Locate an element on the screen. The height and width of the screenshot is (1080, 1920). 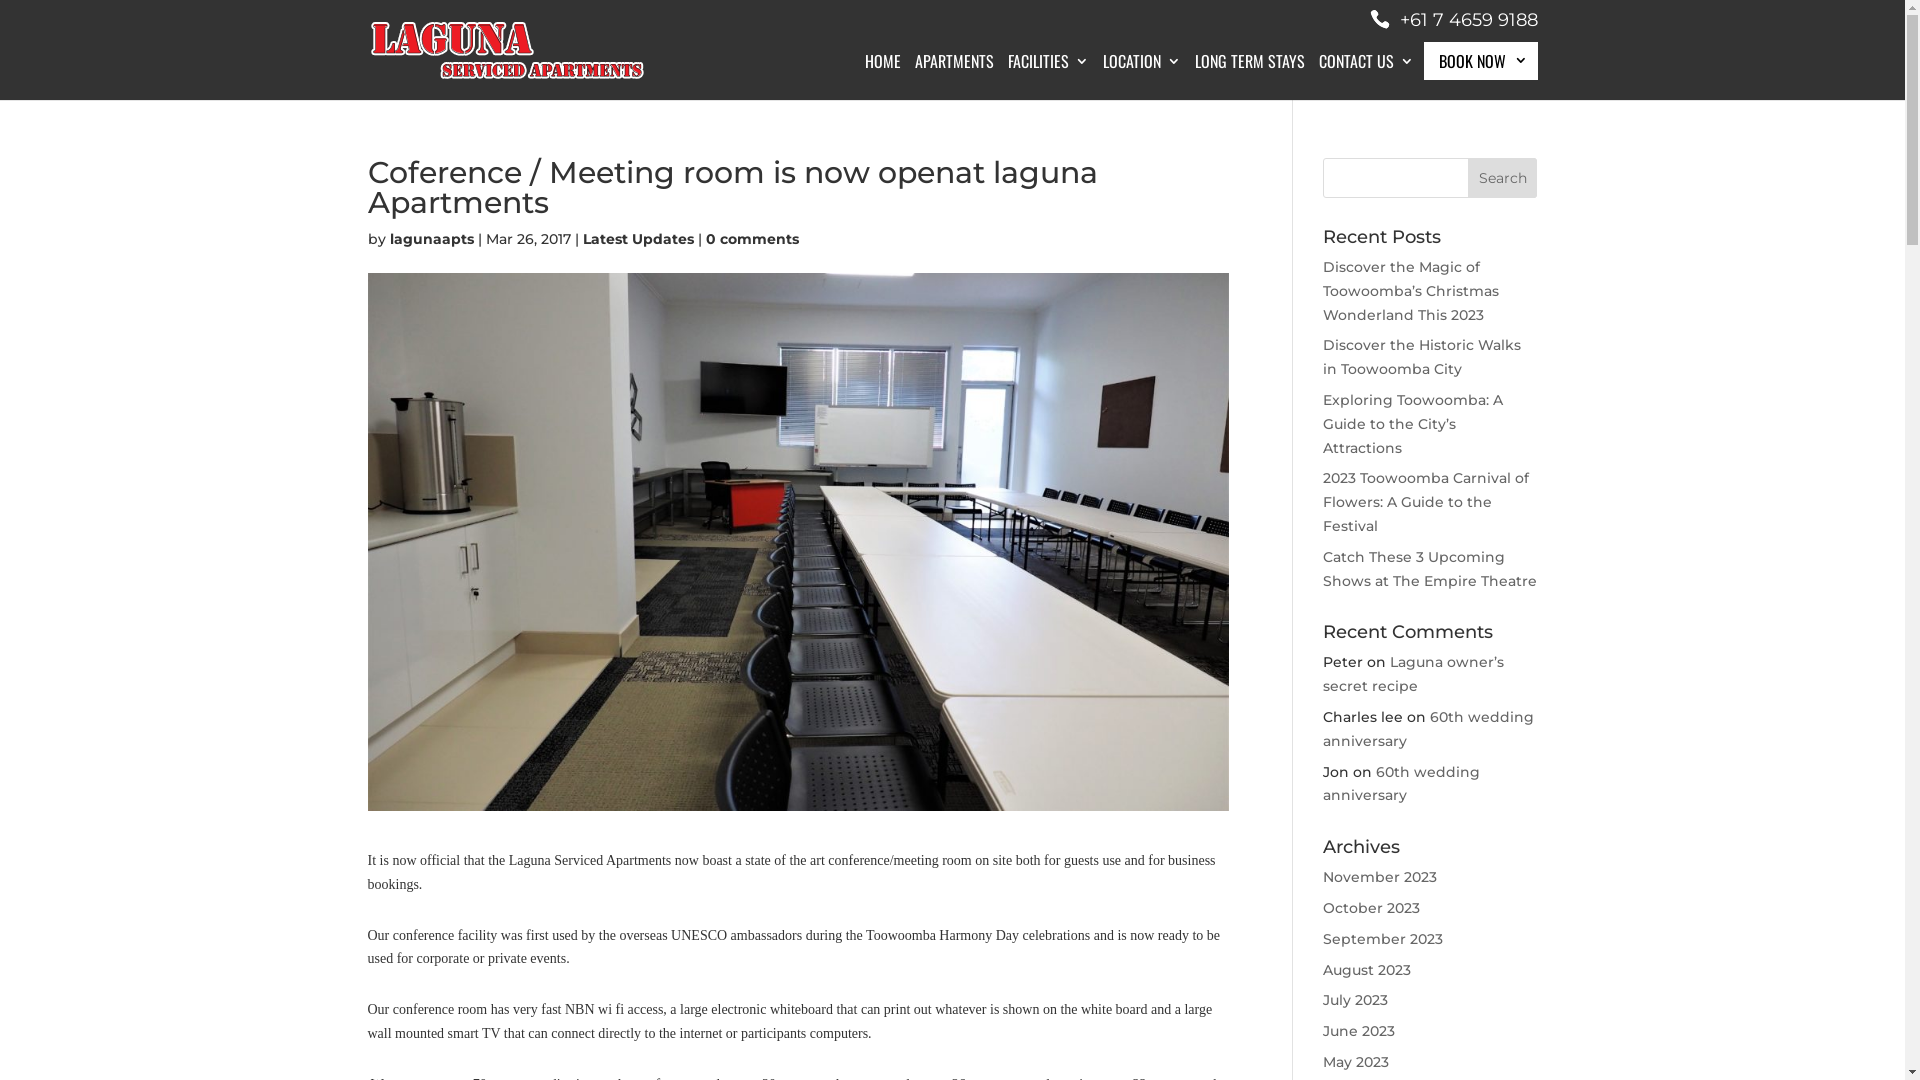
'September 2023' is located at coordinates (1381, 938).